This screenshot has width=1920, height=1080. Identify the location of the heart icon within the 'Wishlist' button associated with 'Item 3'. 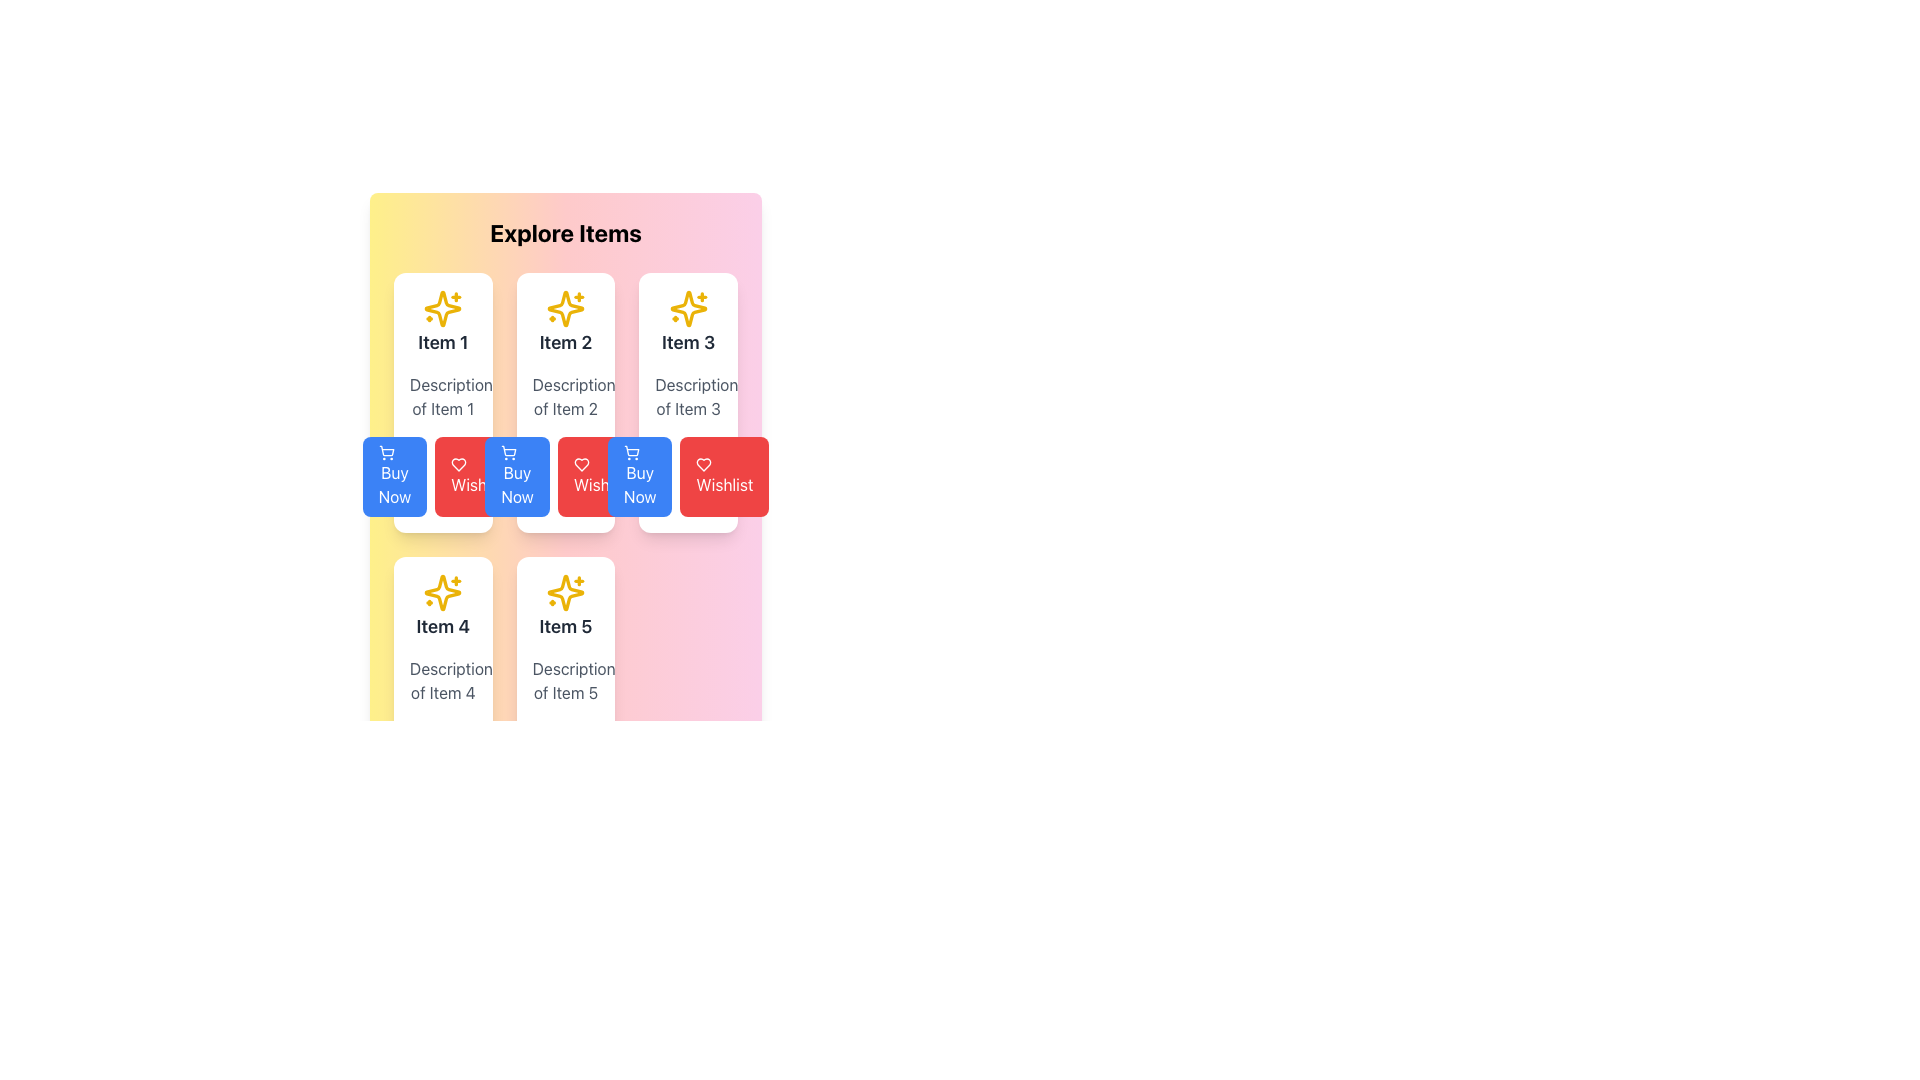
(704, 465).